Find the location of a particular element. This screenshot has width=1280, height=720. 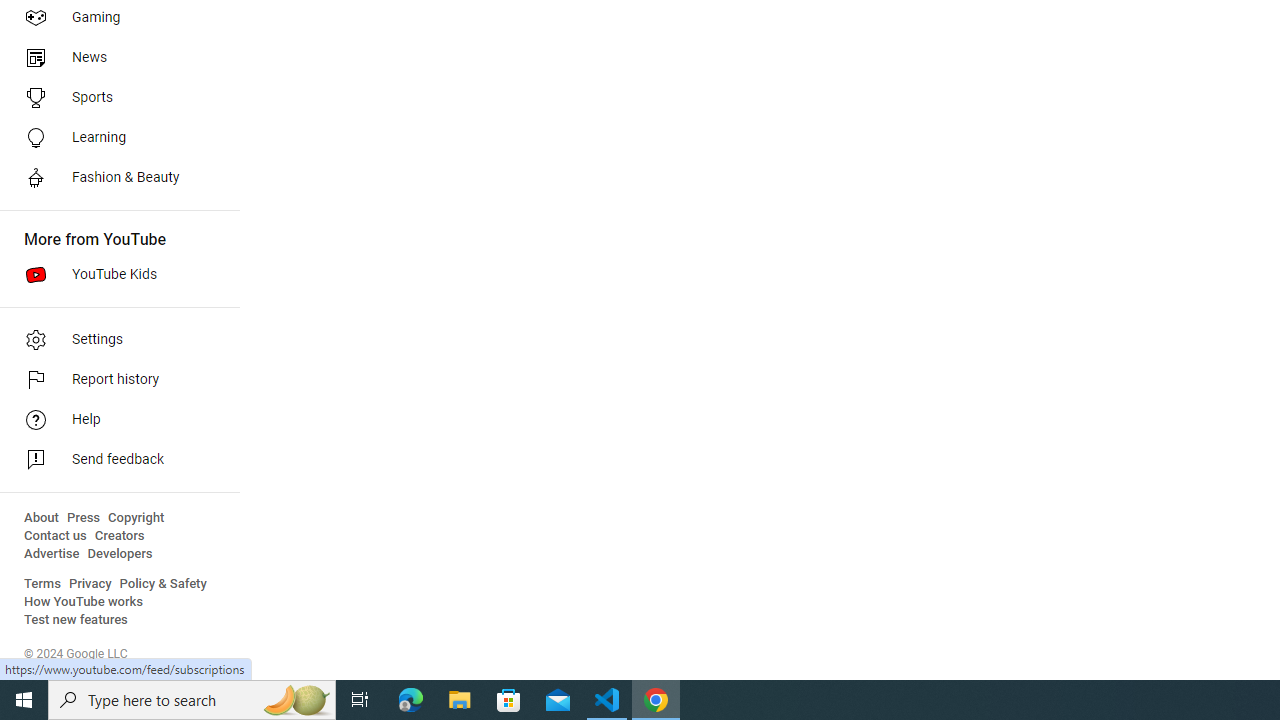

'Sports' is located at coordinates (112, 97).